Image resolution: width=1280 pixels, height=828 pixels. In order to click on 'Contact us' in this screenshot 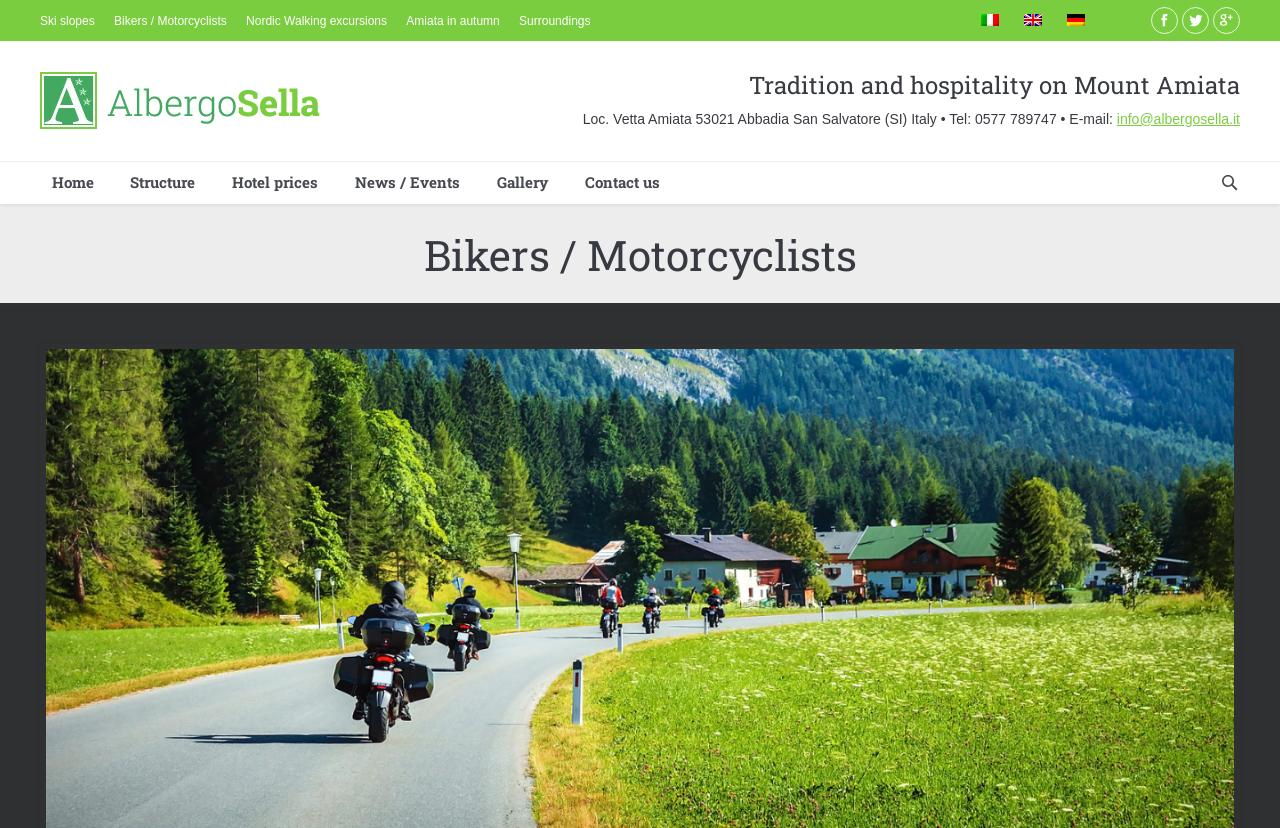, I will do `click(620, 180)`.